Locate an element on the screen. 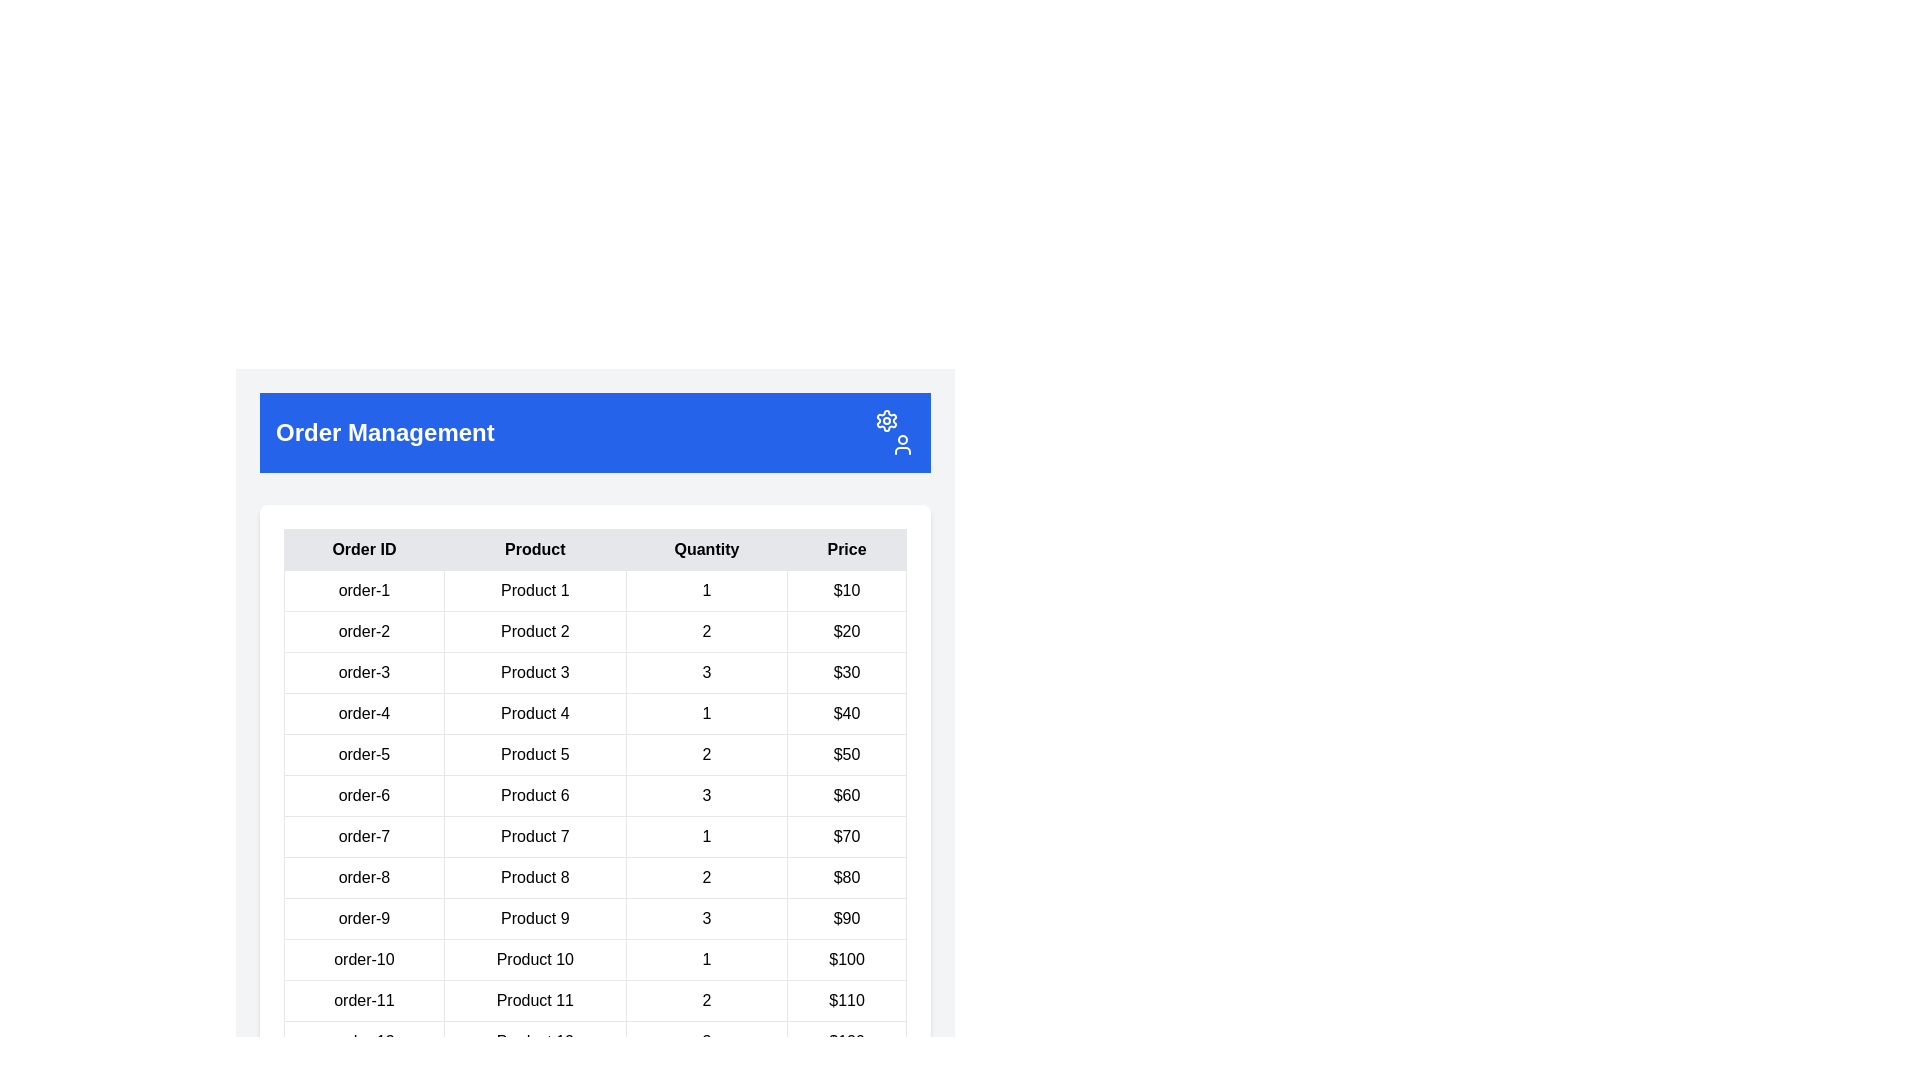  the price label displaying $90 for order-9 in the fourth column of the table is located at coordinates (847, 918).